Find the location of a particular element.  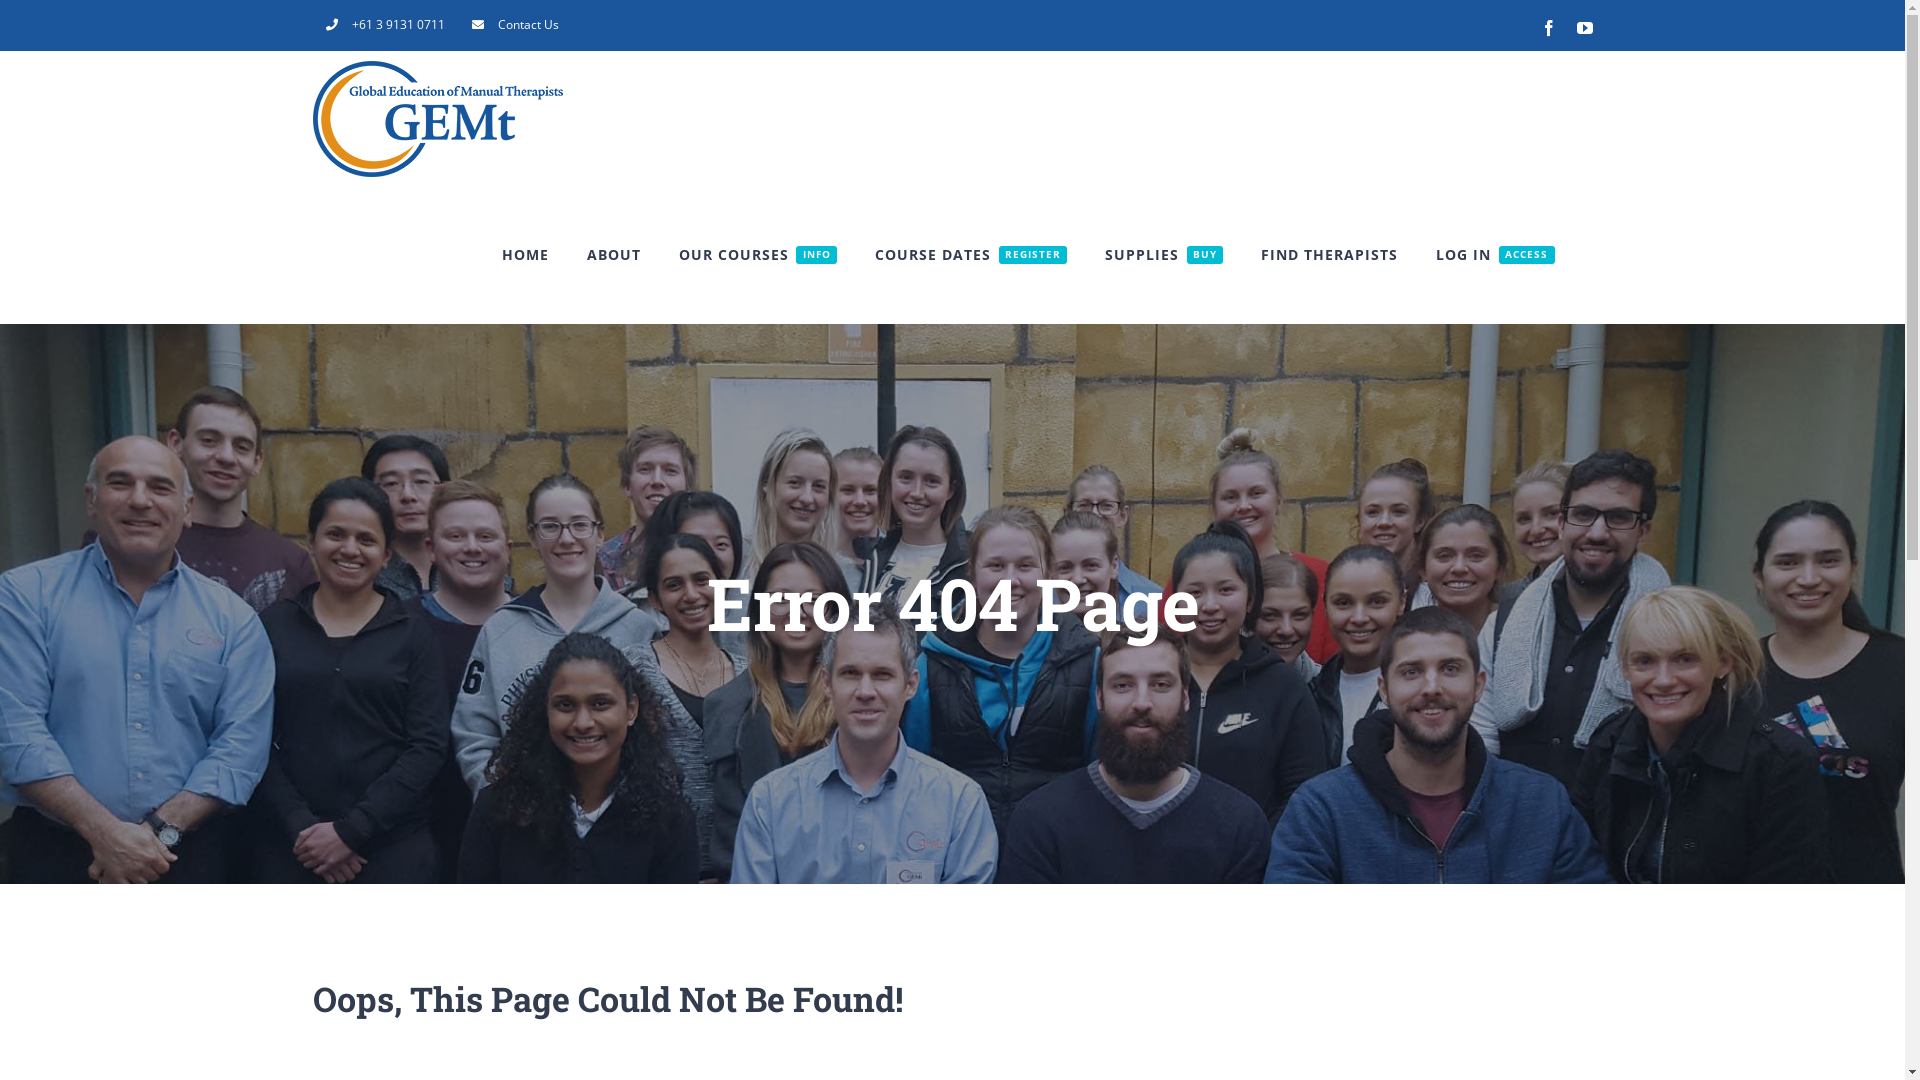

'COURSE DATES is located at coordinates (970, 253).